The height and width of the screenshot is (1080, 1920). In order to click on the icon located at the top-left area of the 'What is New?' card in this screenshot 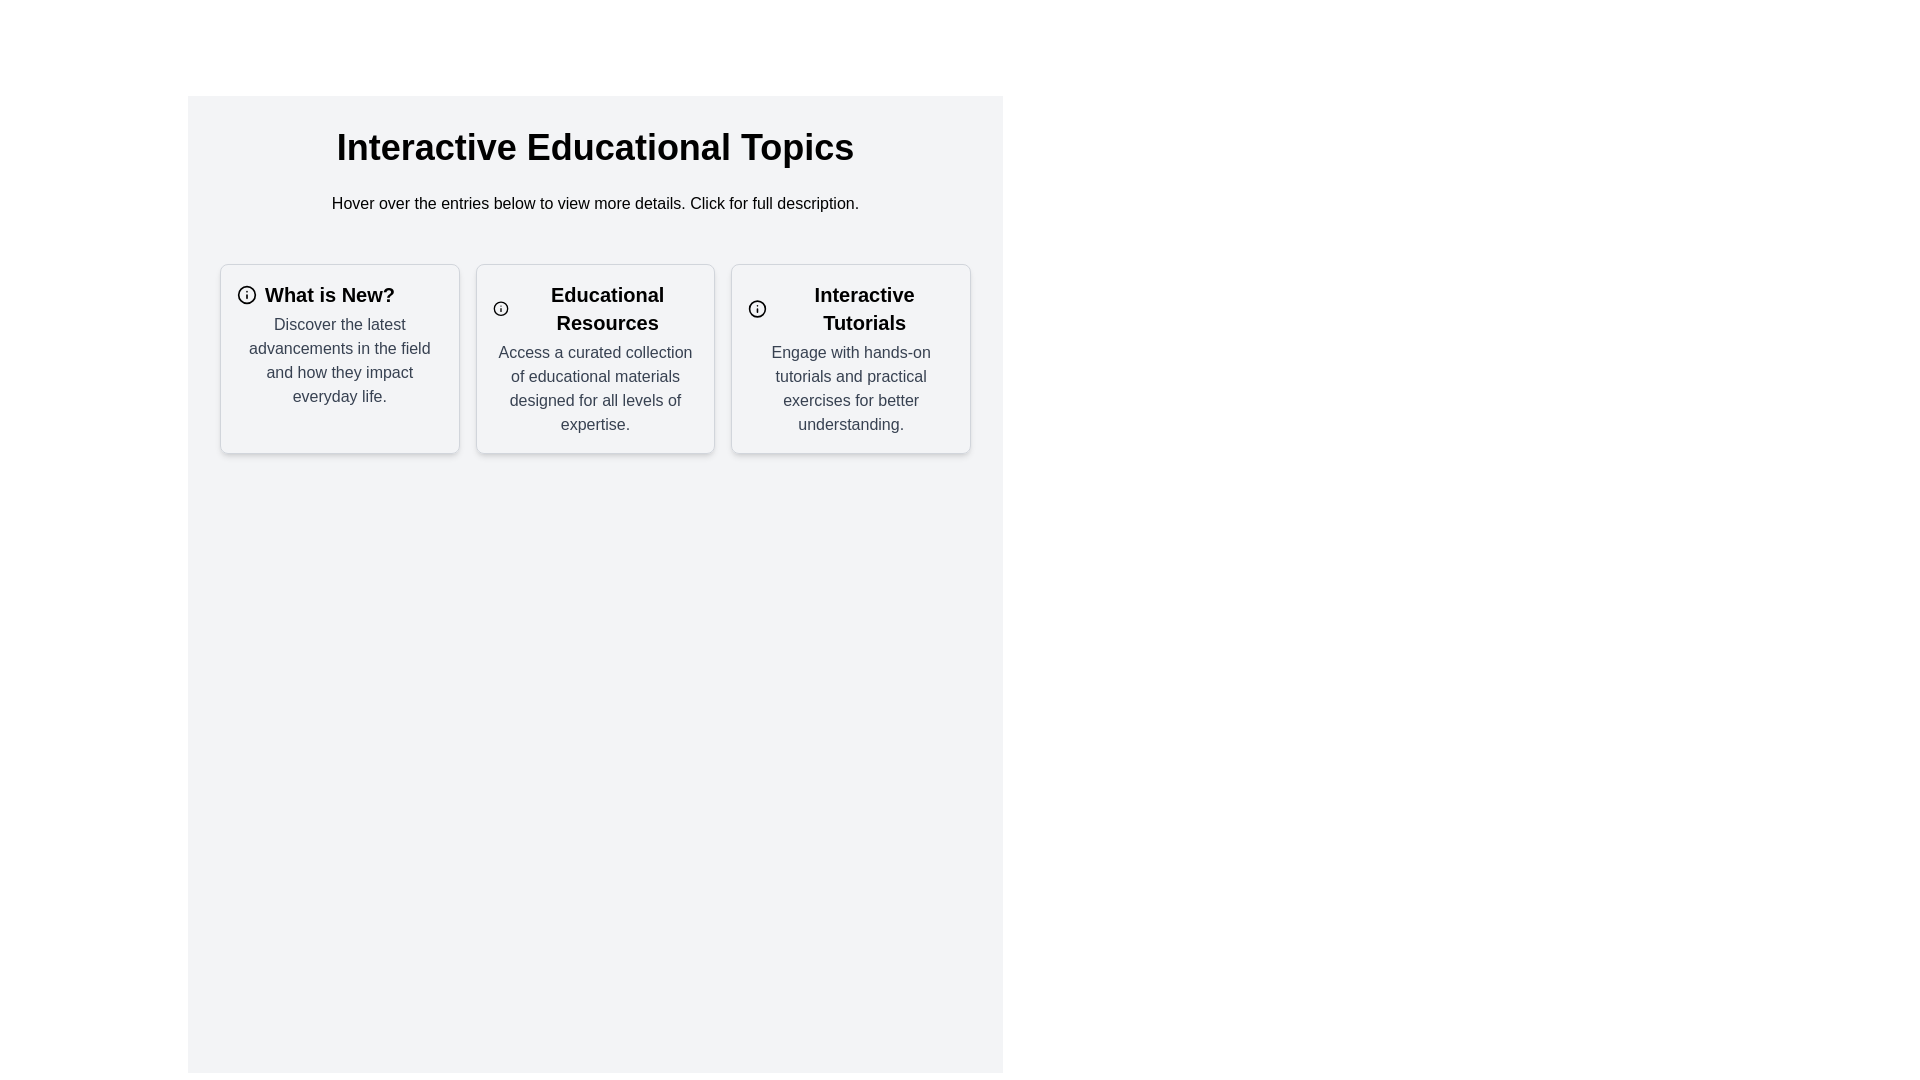, I will do `click(245, 294)`.